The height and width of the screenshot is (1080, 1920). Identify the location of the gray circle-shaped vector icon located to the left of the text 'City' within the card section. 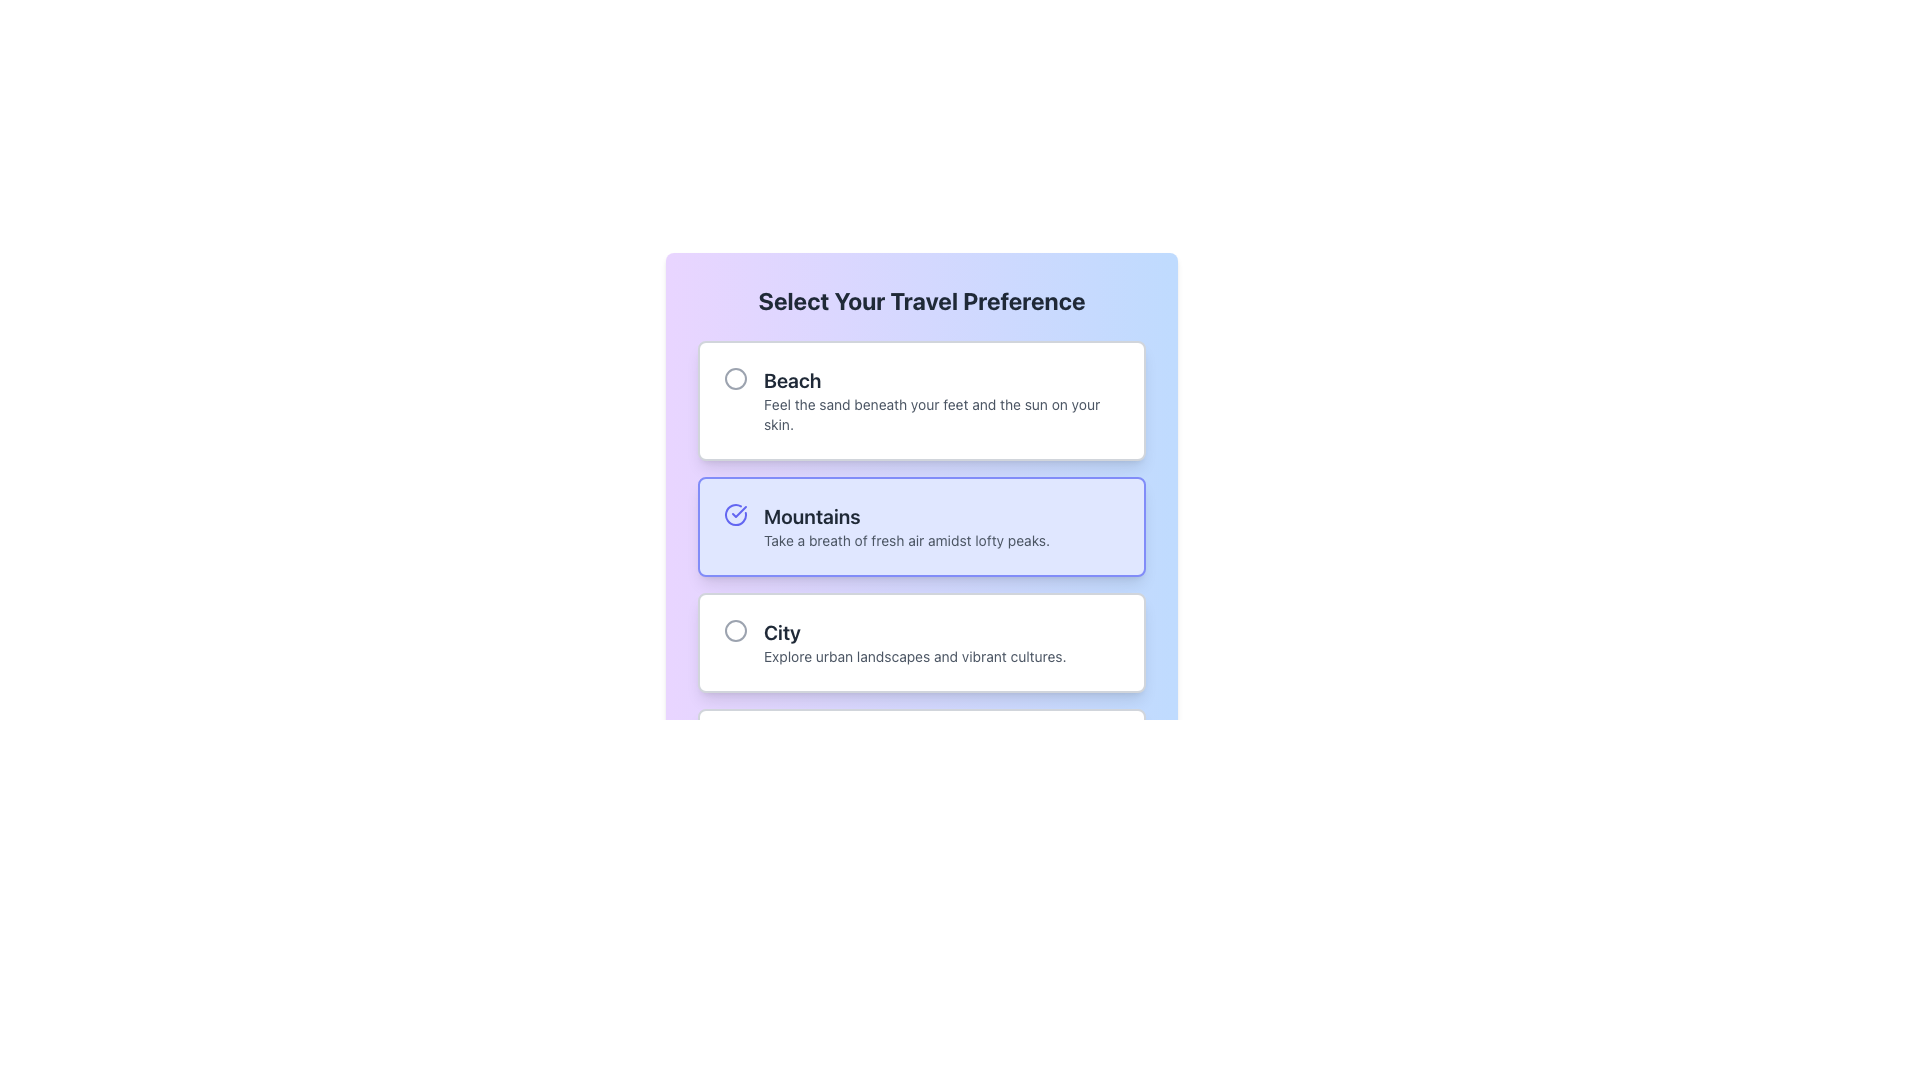
(734, 631).